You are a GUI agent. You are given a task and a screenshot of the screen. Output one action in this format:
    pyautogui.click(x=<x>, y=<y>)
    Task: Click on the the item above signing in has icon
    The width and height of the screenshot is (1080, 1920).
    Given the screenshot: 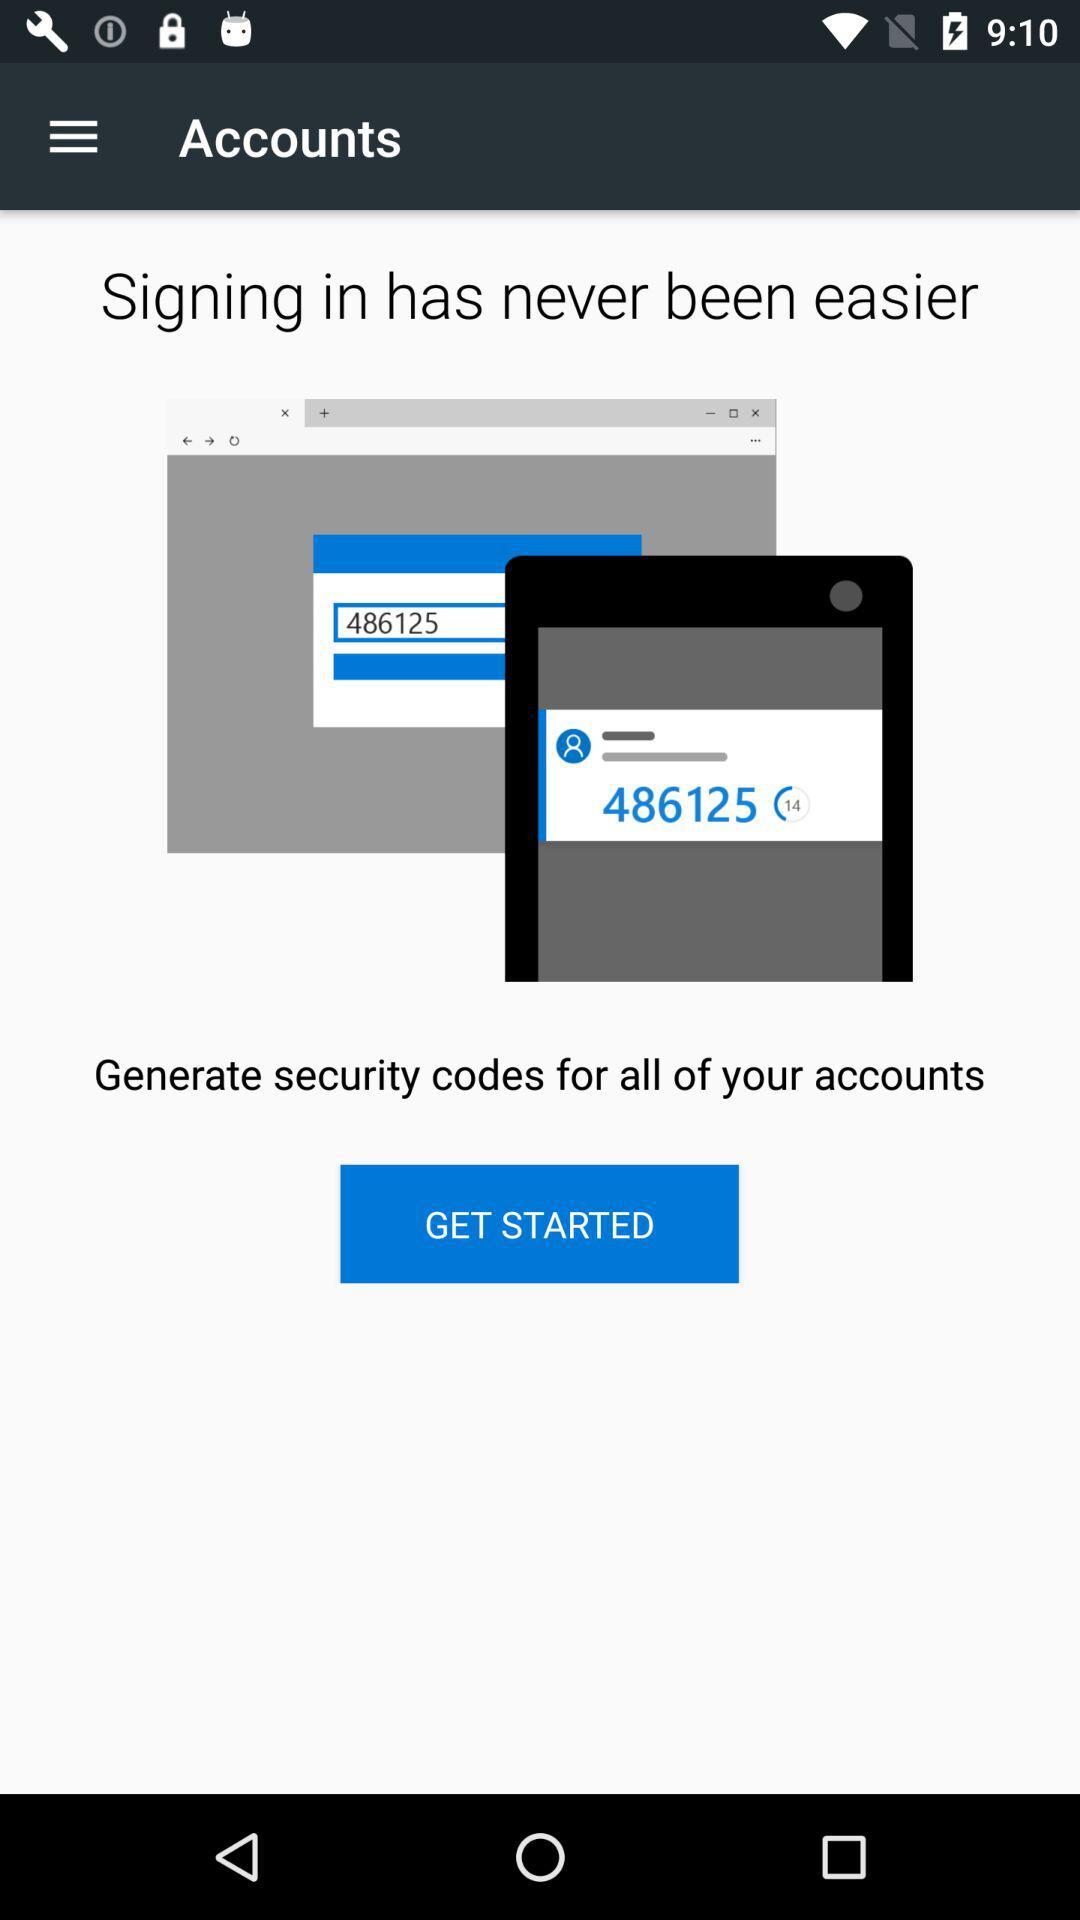 What is the action you would take?
    pyautogui.click(x=83, y=135)
    